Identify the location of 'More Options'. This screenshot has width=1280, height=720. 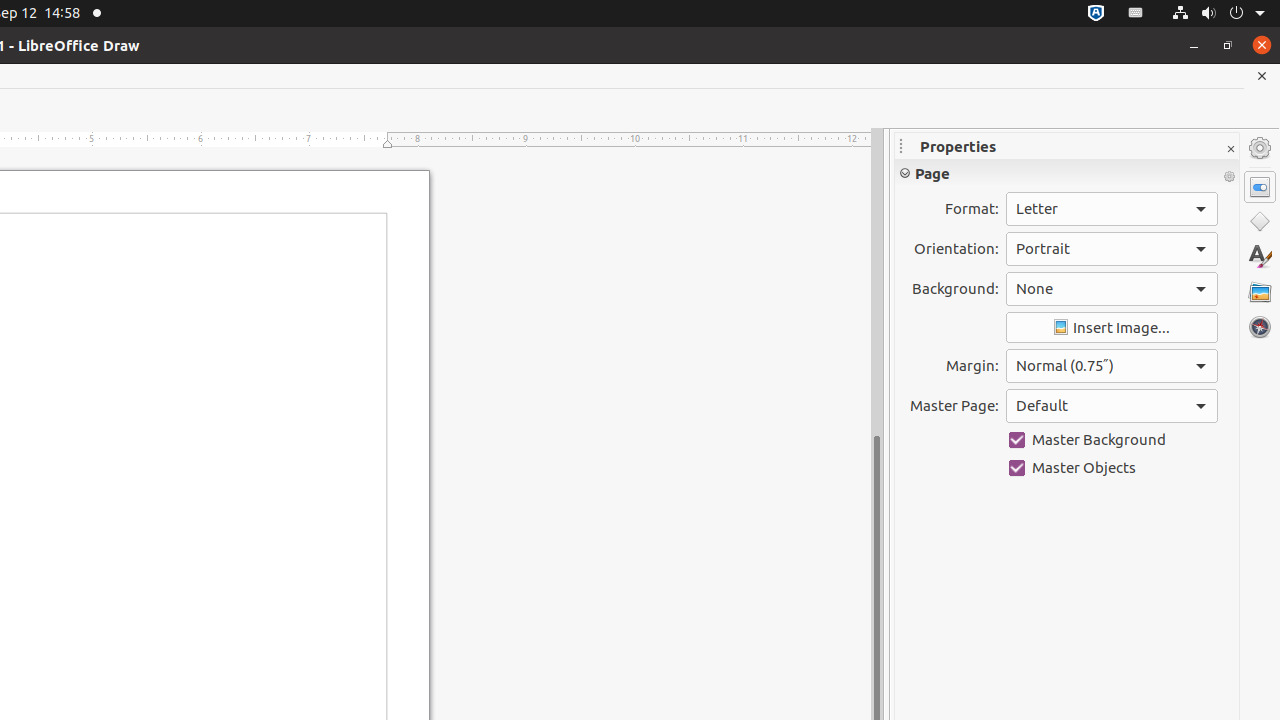
(1228, 175).